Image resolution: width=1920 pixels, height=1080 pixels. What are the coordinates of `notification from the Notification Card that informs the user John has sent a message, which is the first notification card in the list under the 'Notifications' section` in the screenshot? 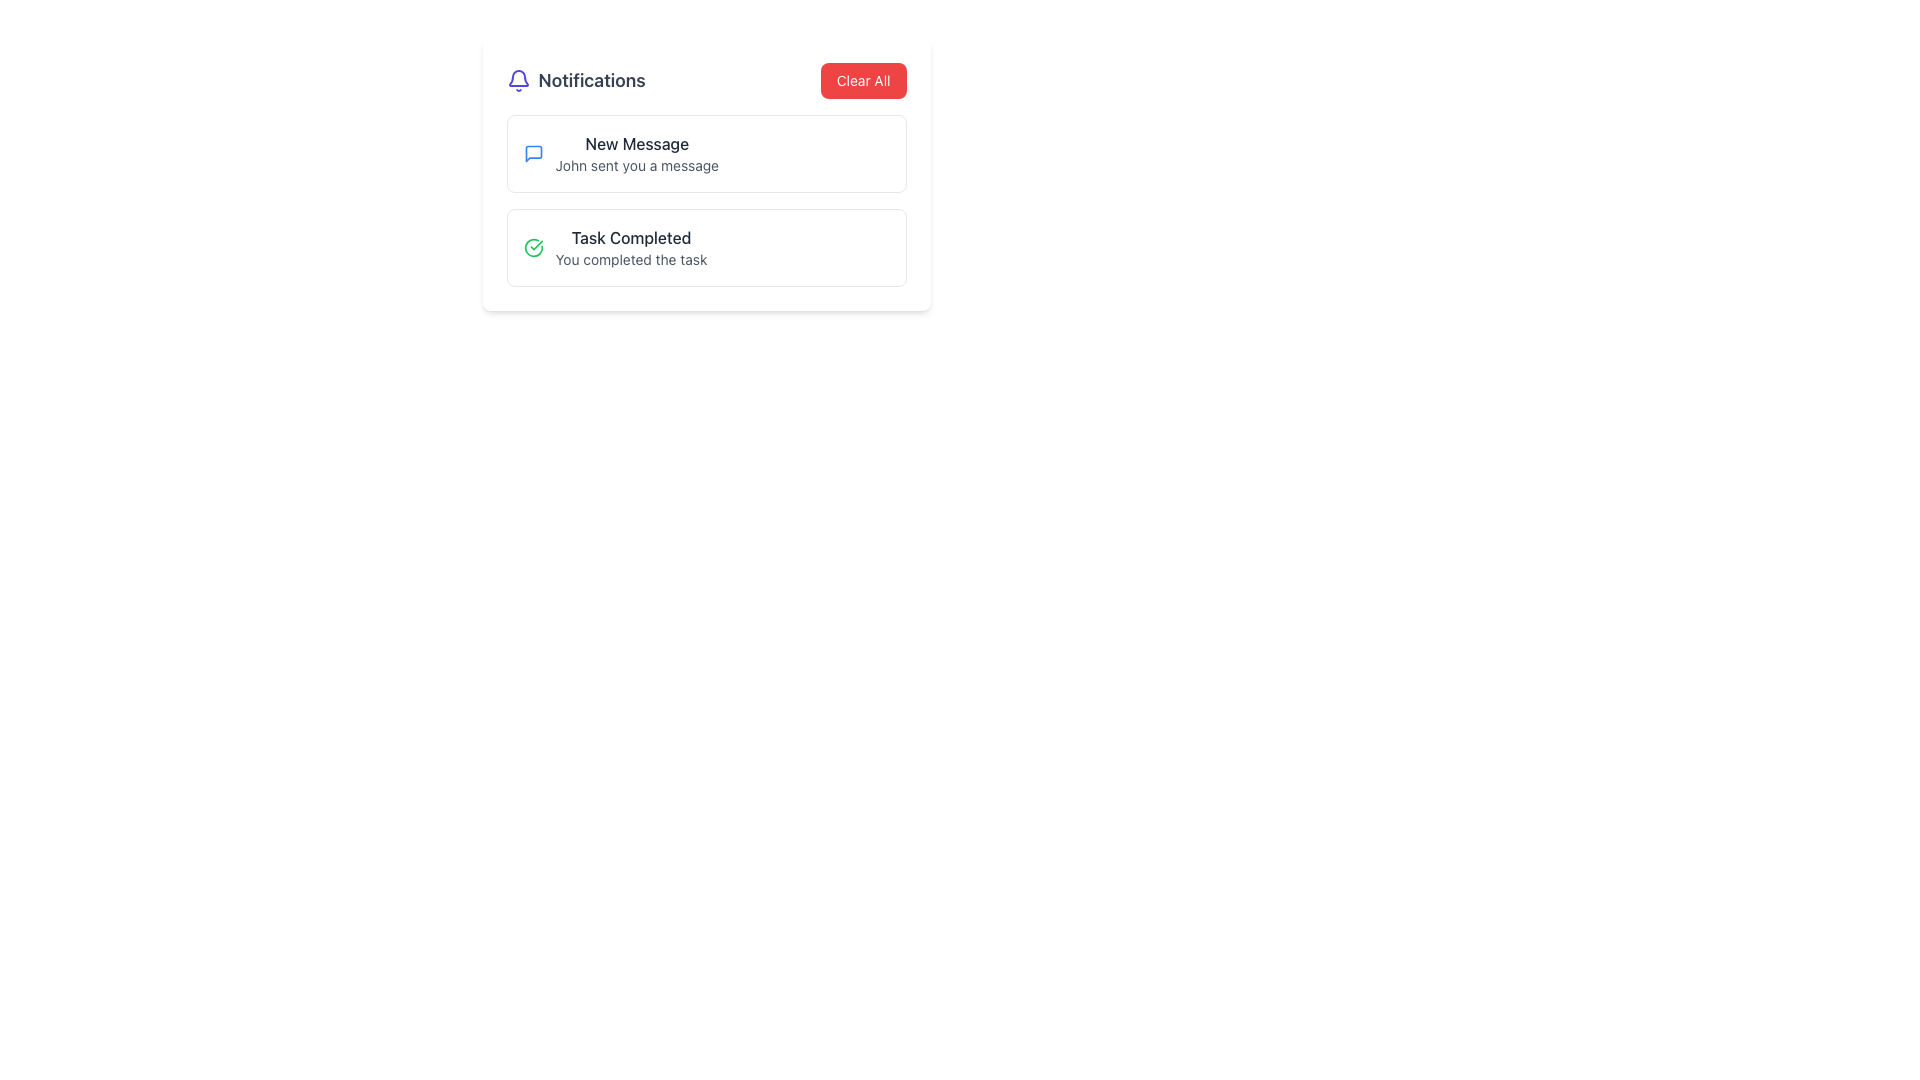 It's located at (706, 153).